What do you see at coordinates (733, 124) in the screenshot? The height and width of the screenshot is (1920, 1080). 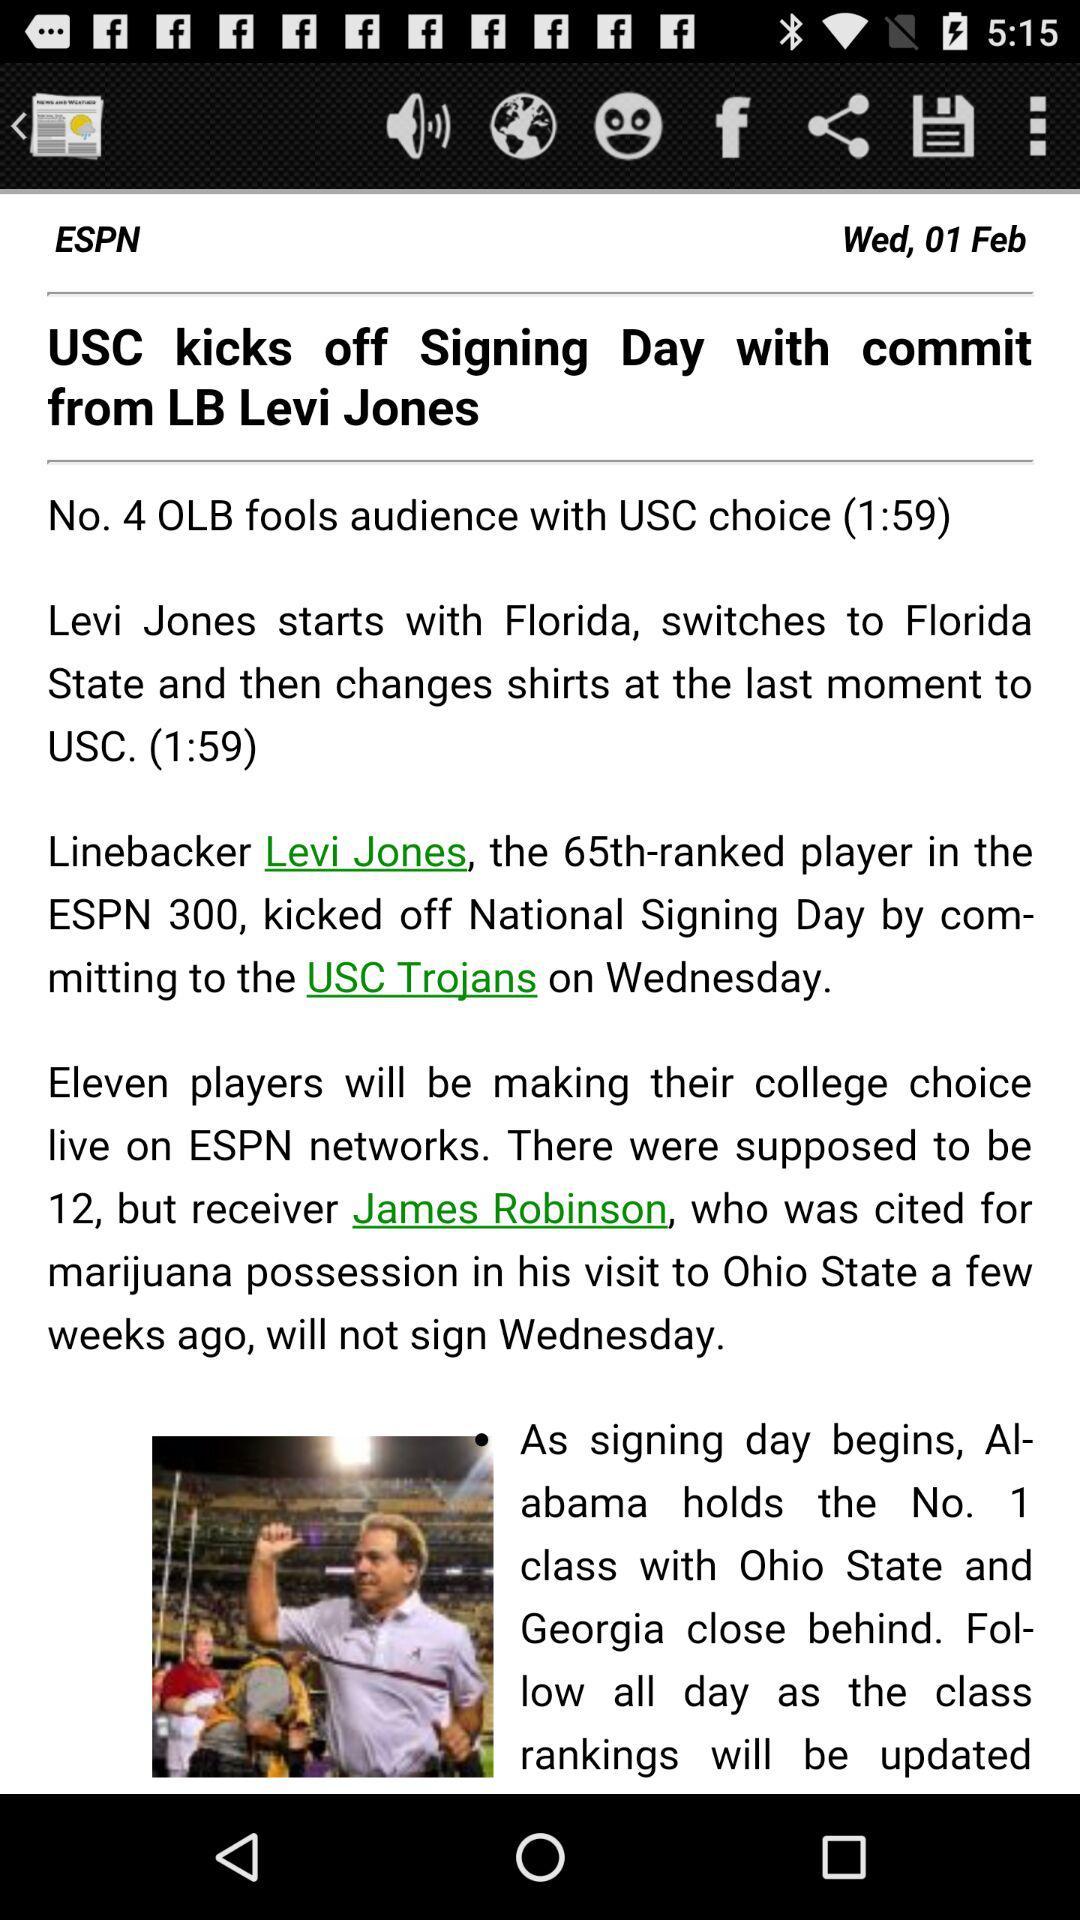 I see `share to facebook` at bounding box center [733, 124].